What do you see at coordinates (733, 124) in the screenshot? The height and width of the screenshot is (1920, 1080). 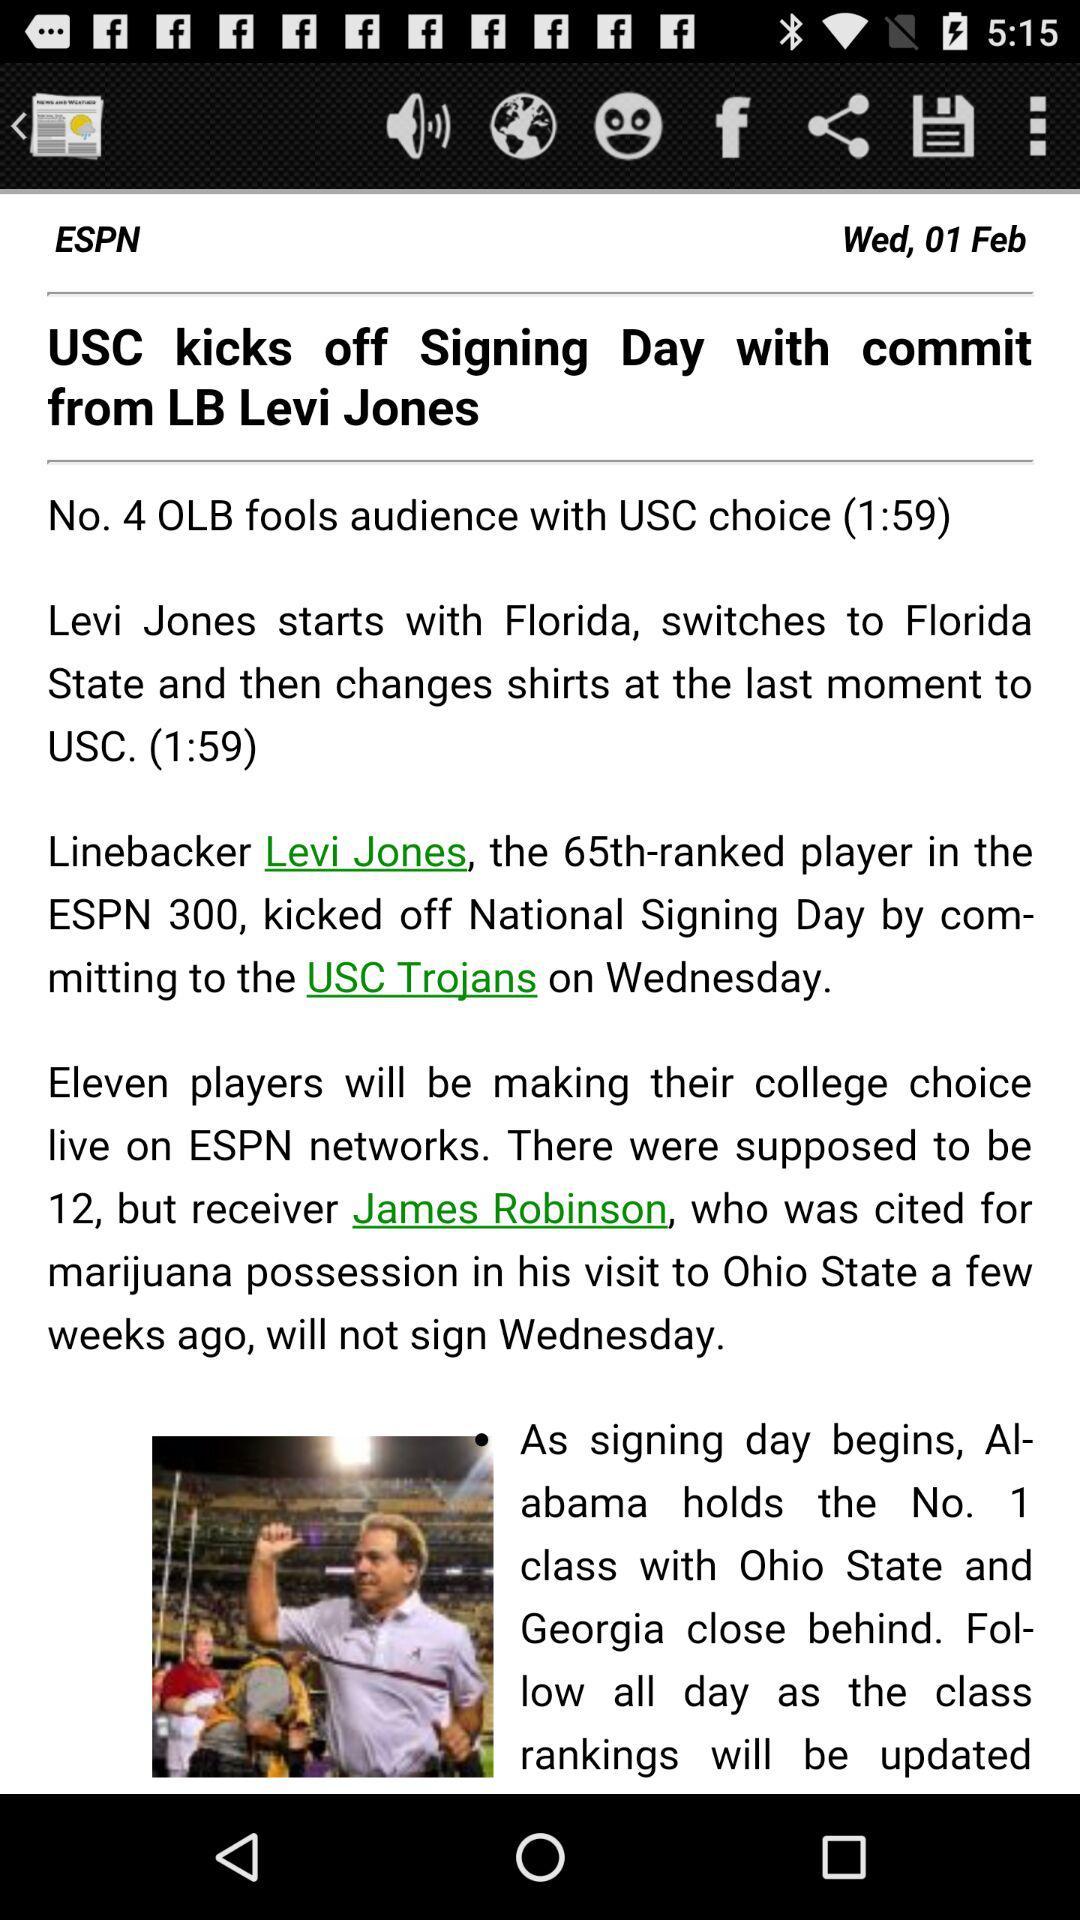 I see `share to facebook` at bounding box center [733, 124].